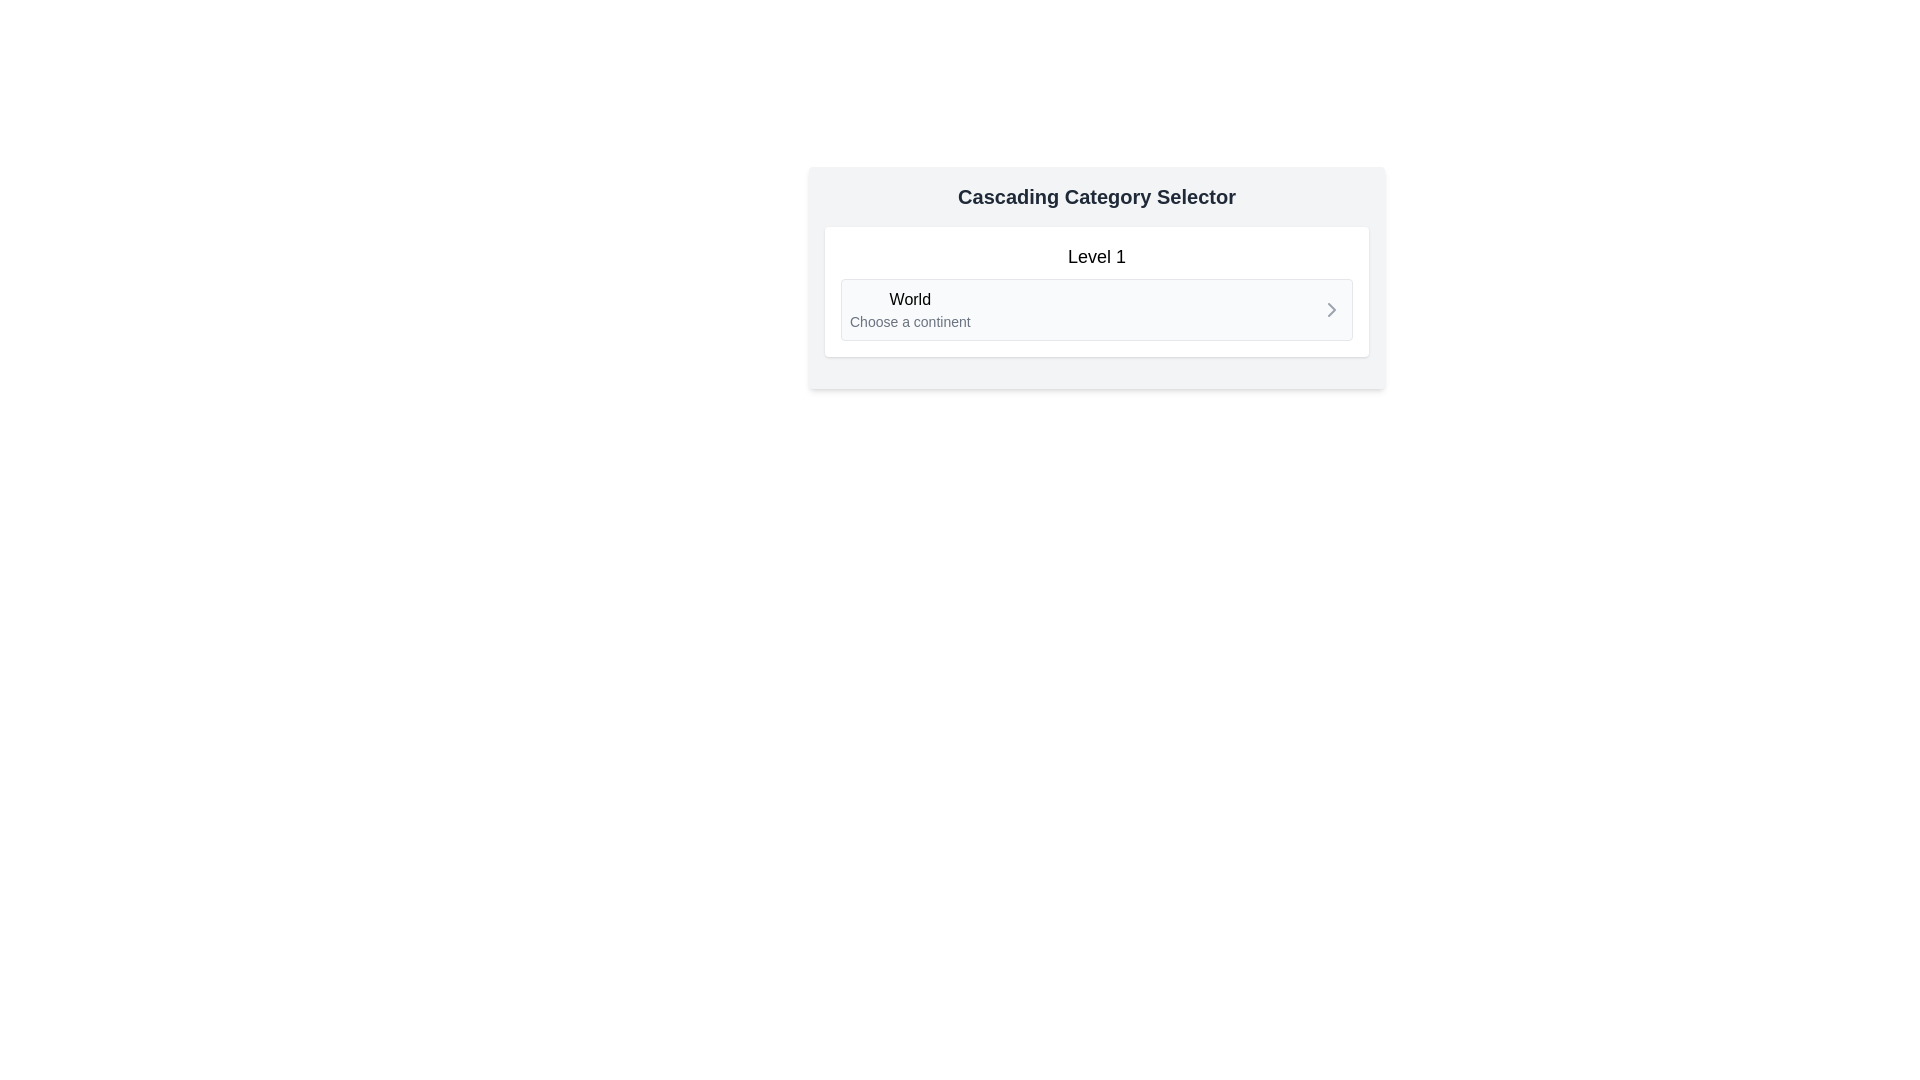  Describe the element at coordinates (1096, 292) in the screenshot. I see `the navigation or selection card within the 'Cascading Category Selector'` at that location.